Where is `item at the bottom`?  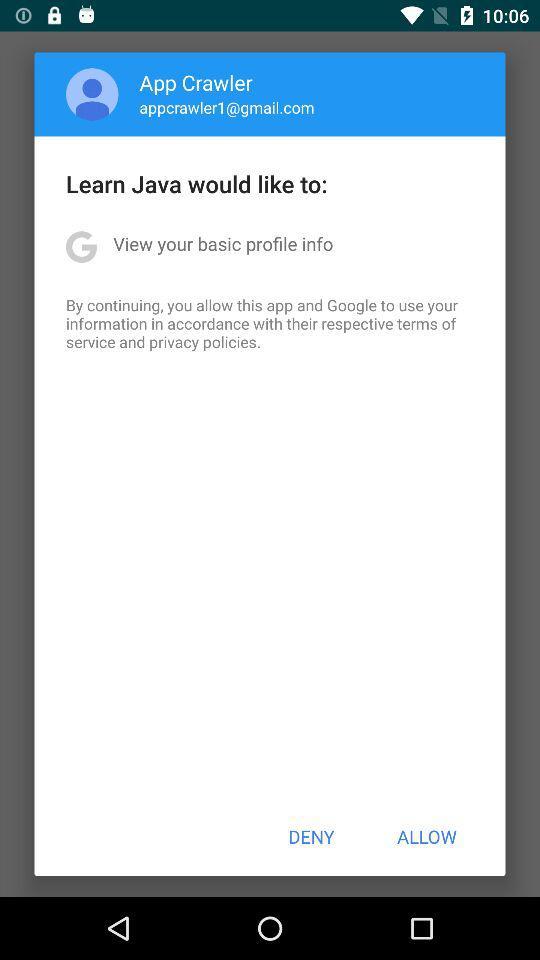
item at the bottom is located at coordinates (311, 836).